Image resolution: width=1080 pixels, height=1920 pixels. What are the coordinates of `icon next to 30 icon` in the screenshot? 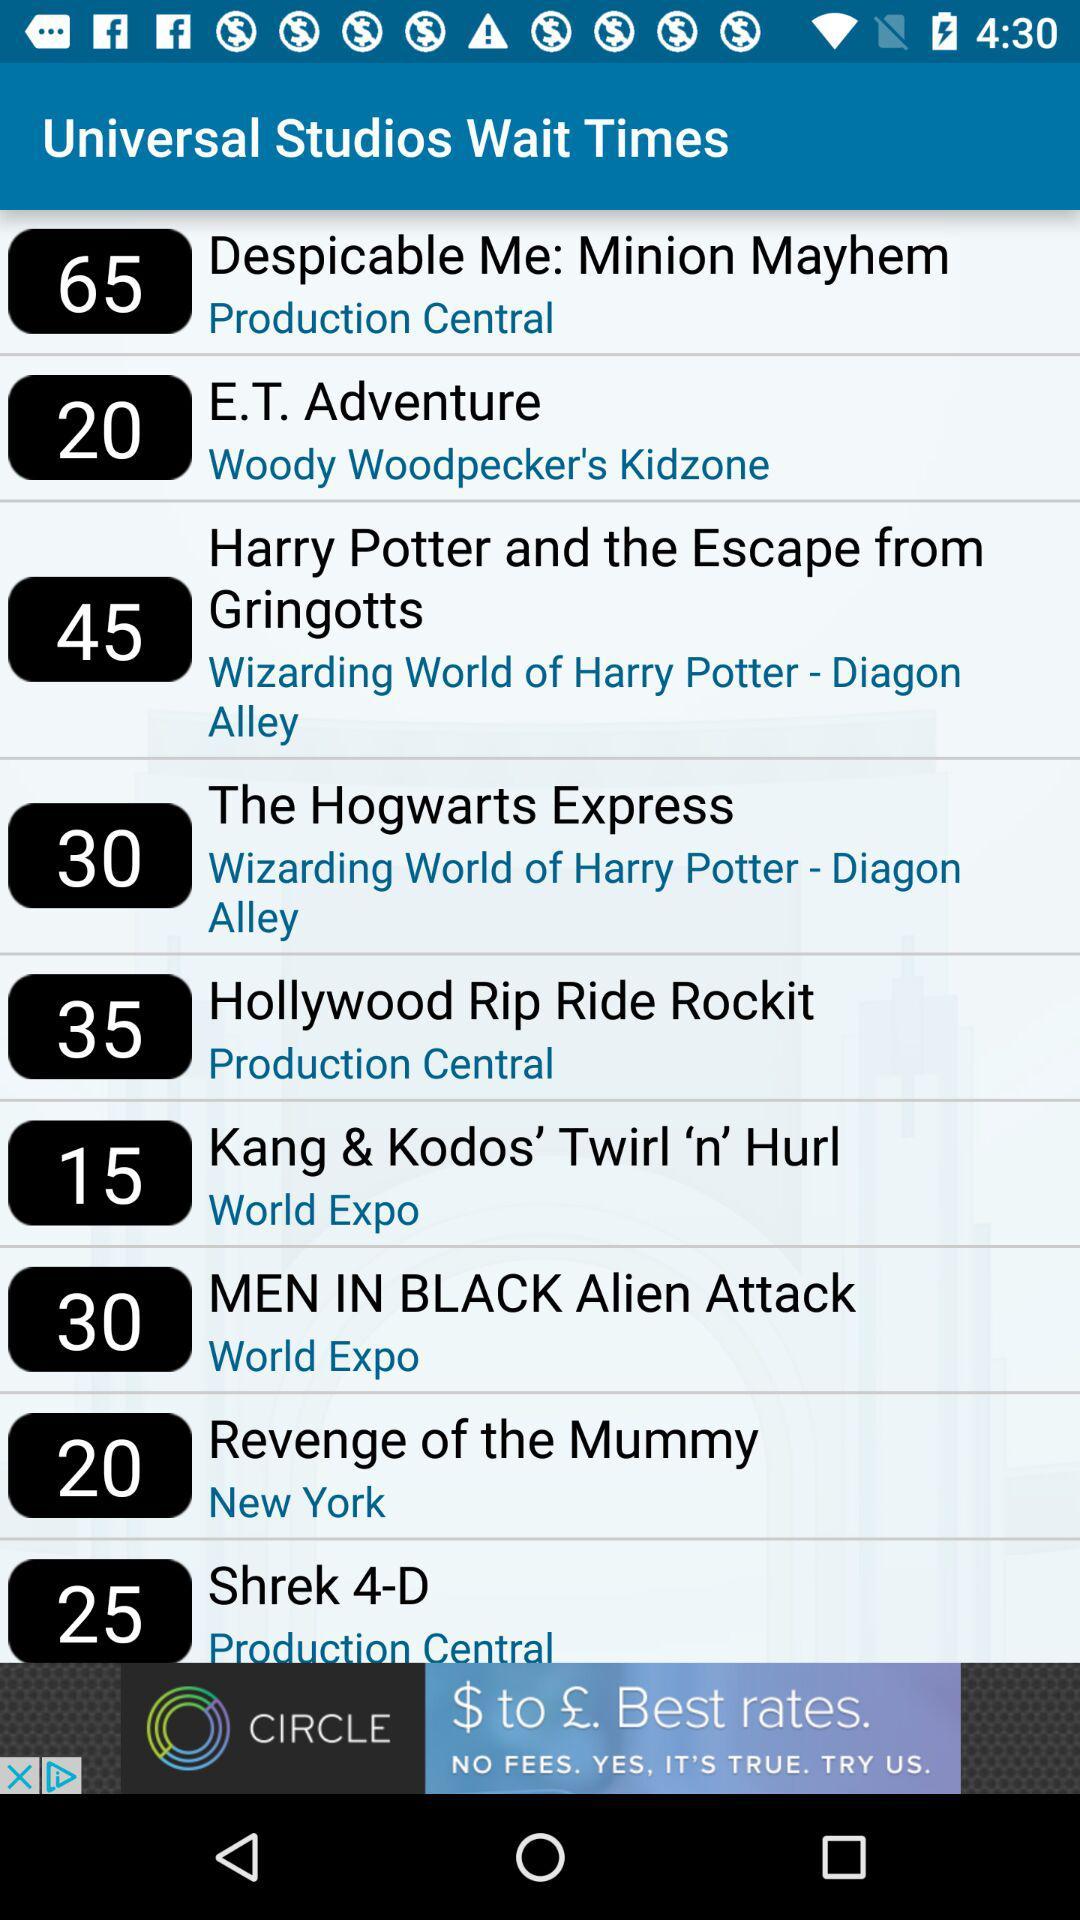 It's located at (635, 802).